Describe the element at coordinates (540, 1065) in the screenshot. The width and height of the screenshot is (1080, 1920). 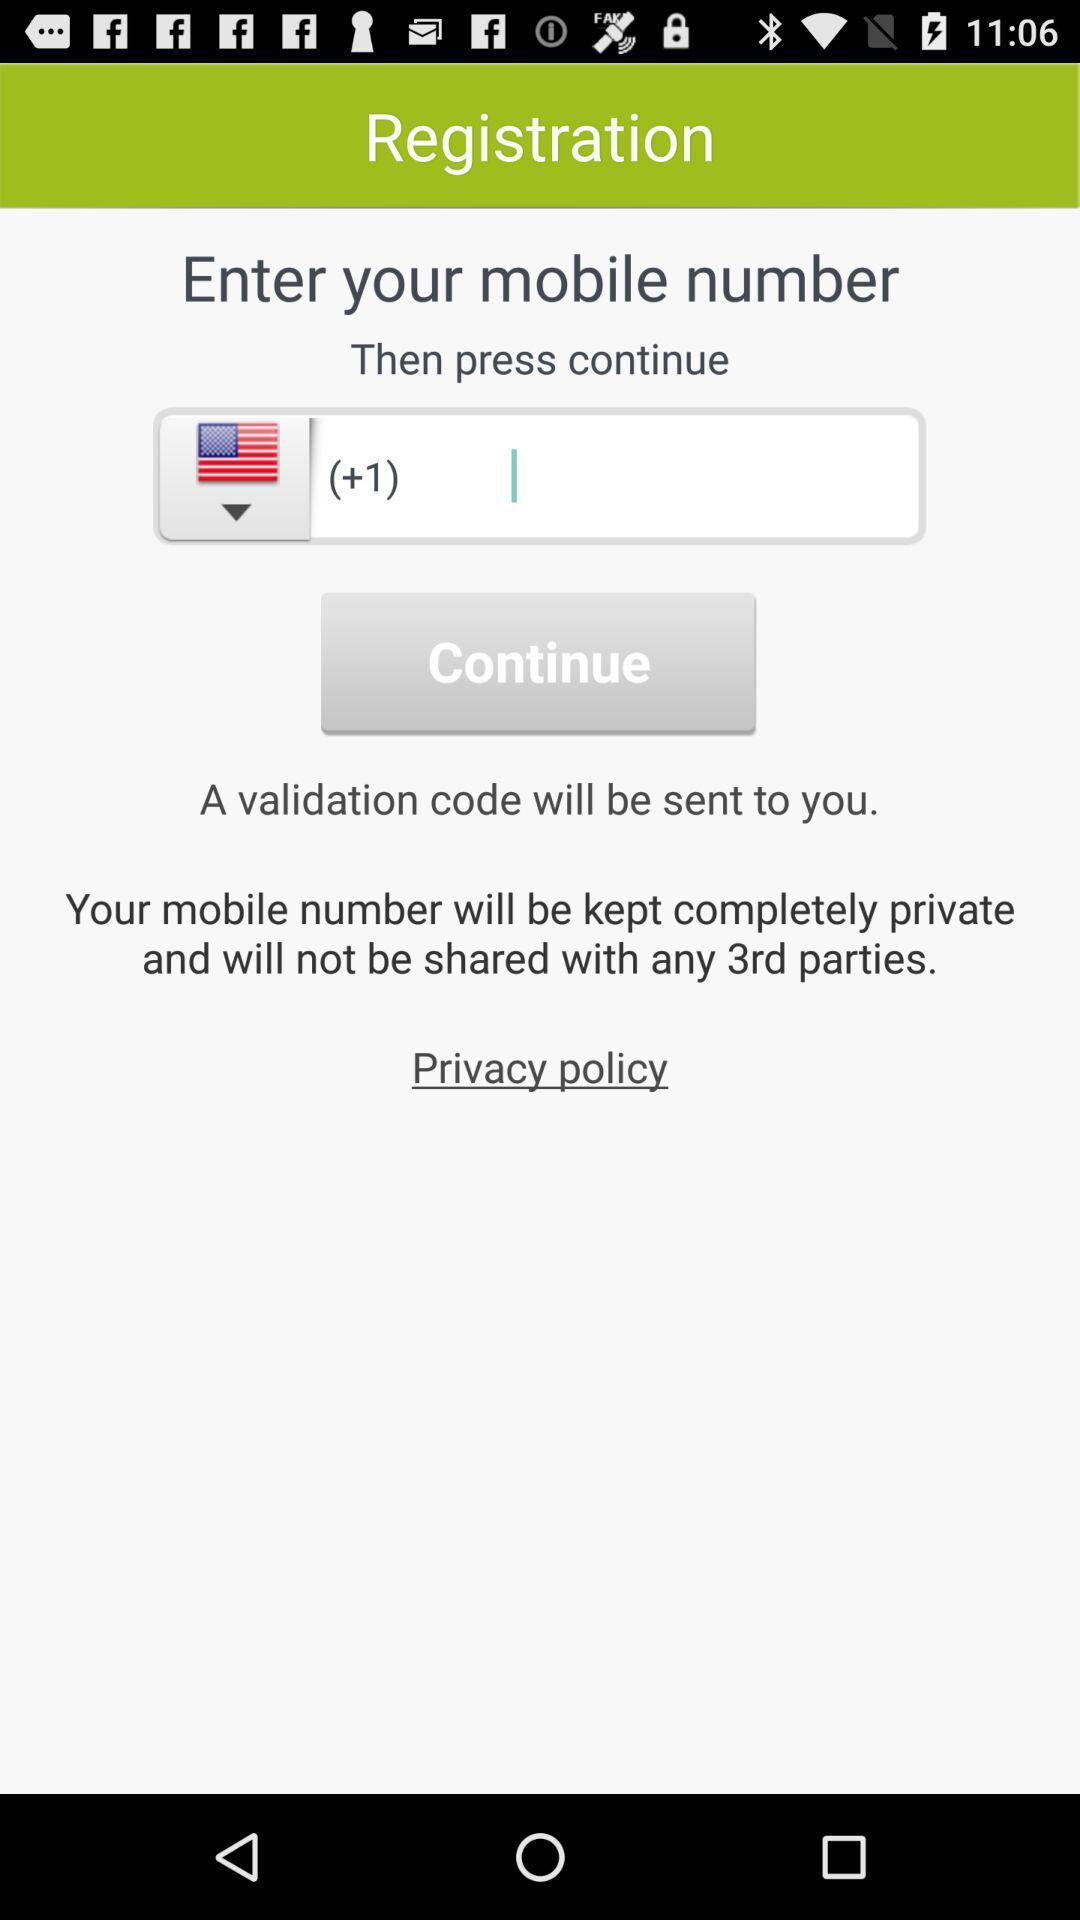
I see `item below the your mobile number app` at that location.